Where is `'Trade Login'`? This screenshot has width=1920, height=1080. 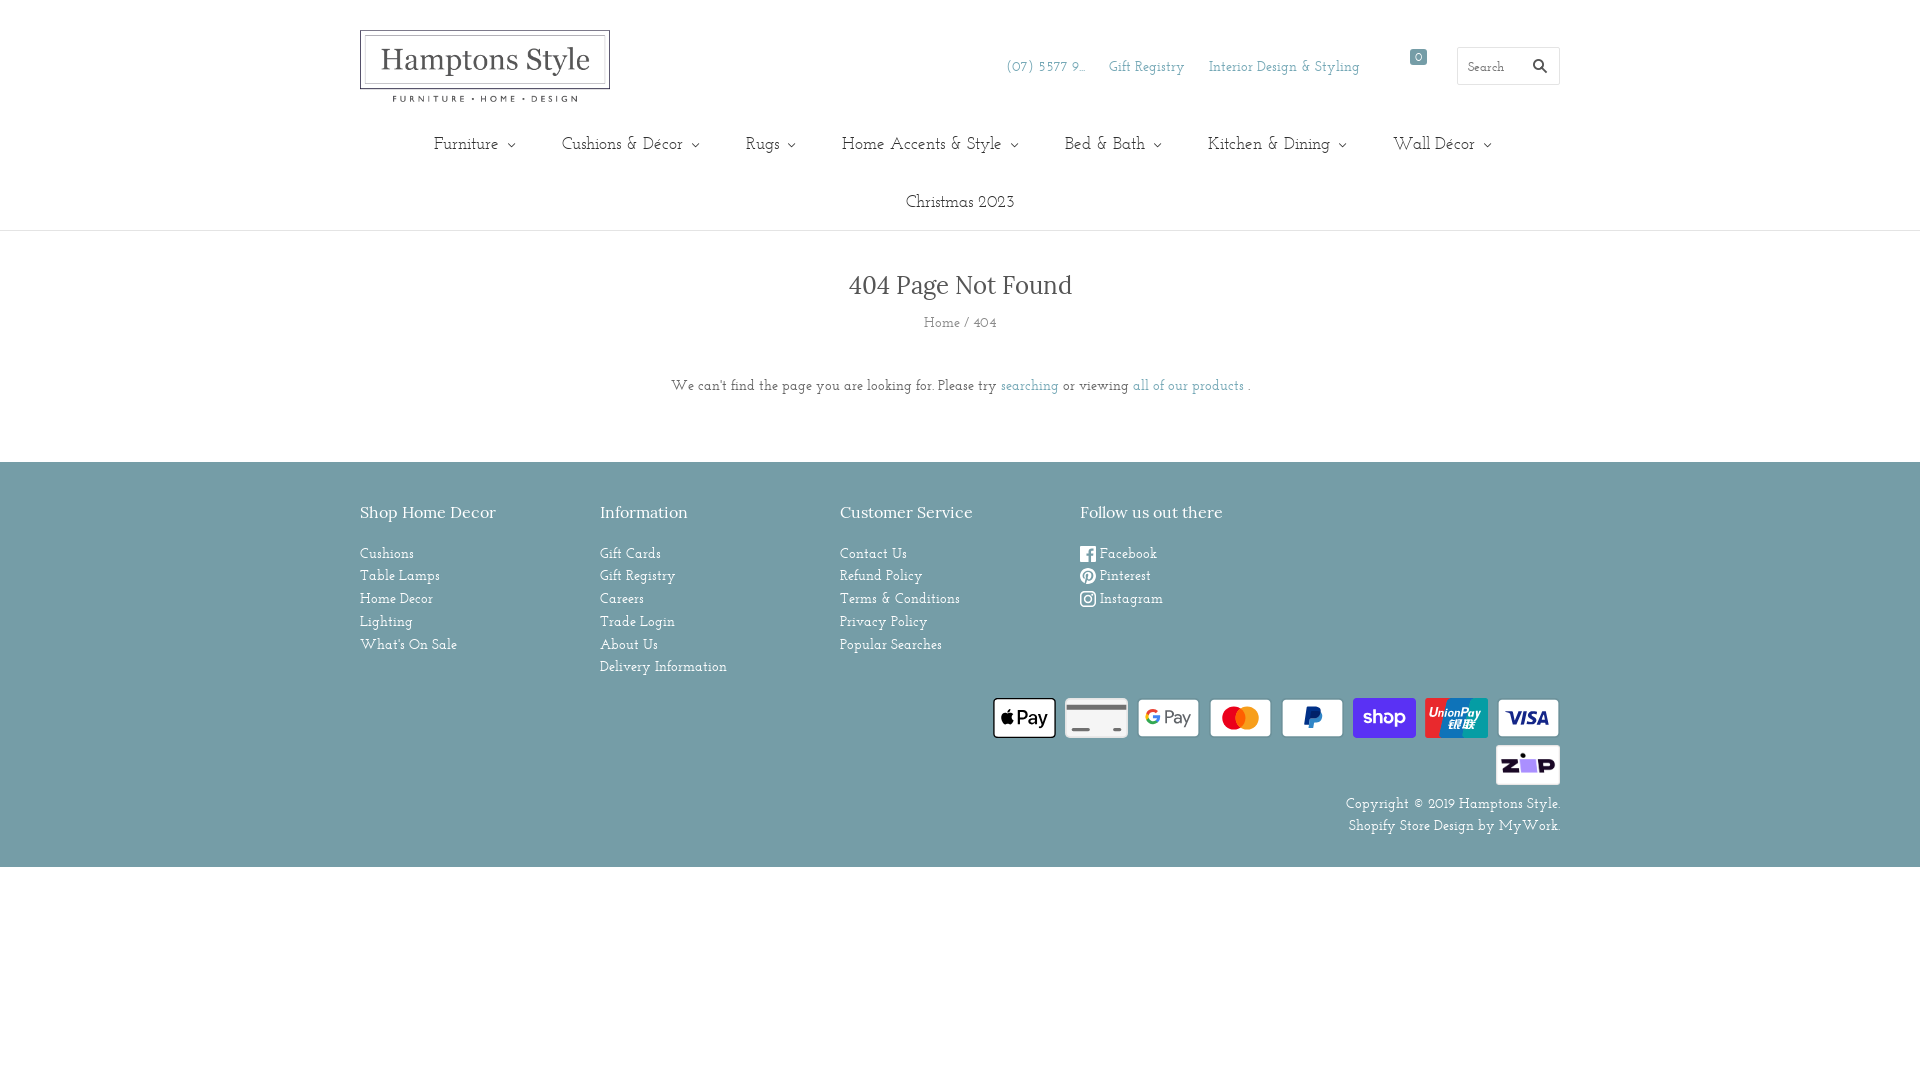 'Trade Login' is located at coordinates (636, 620).